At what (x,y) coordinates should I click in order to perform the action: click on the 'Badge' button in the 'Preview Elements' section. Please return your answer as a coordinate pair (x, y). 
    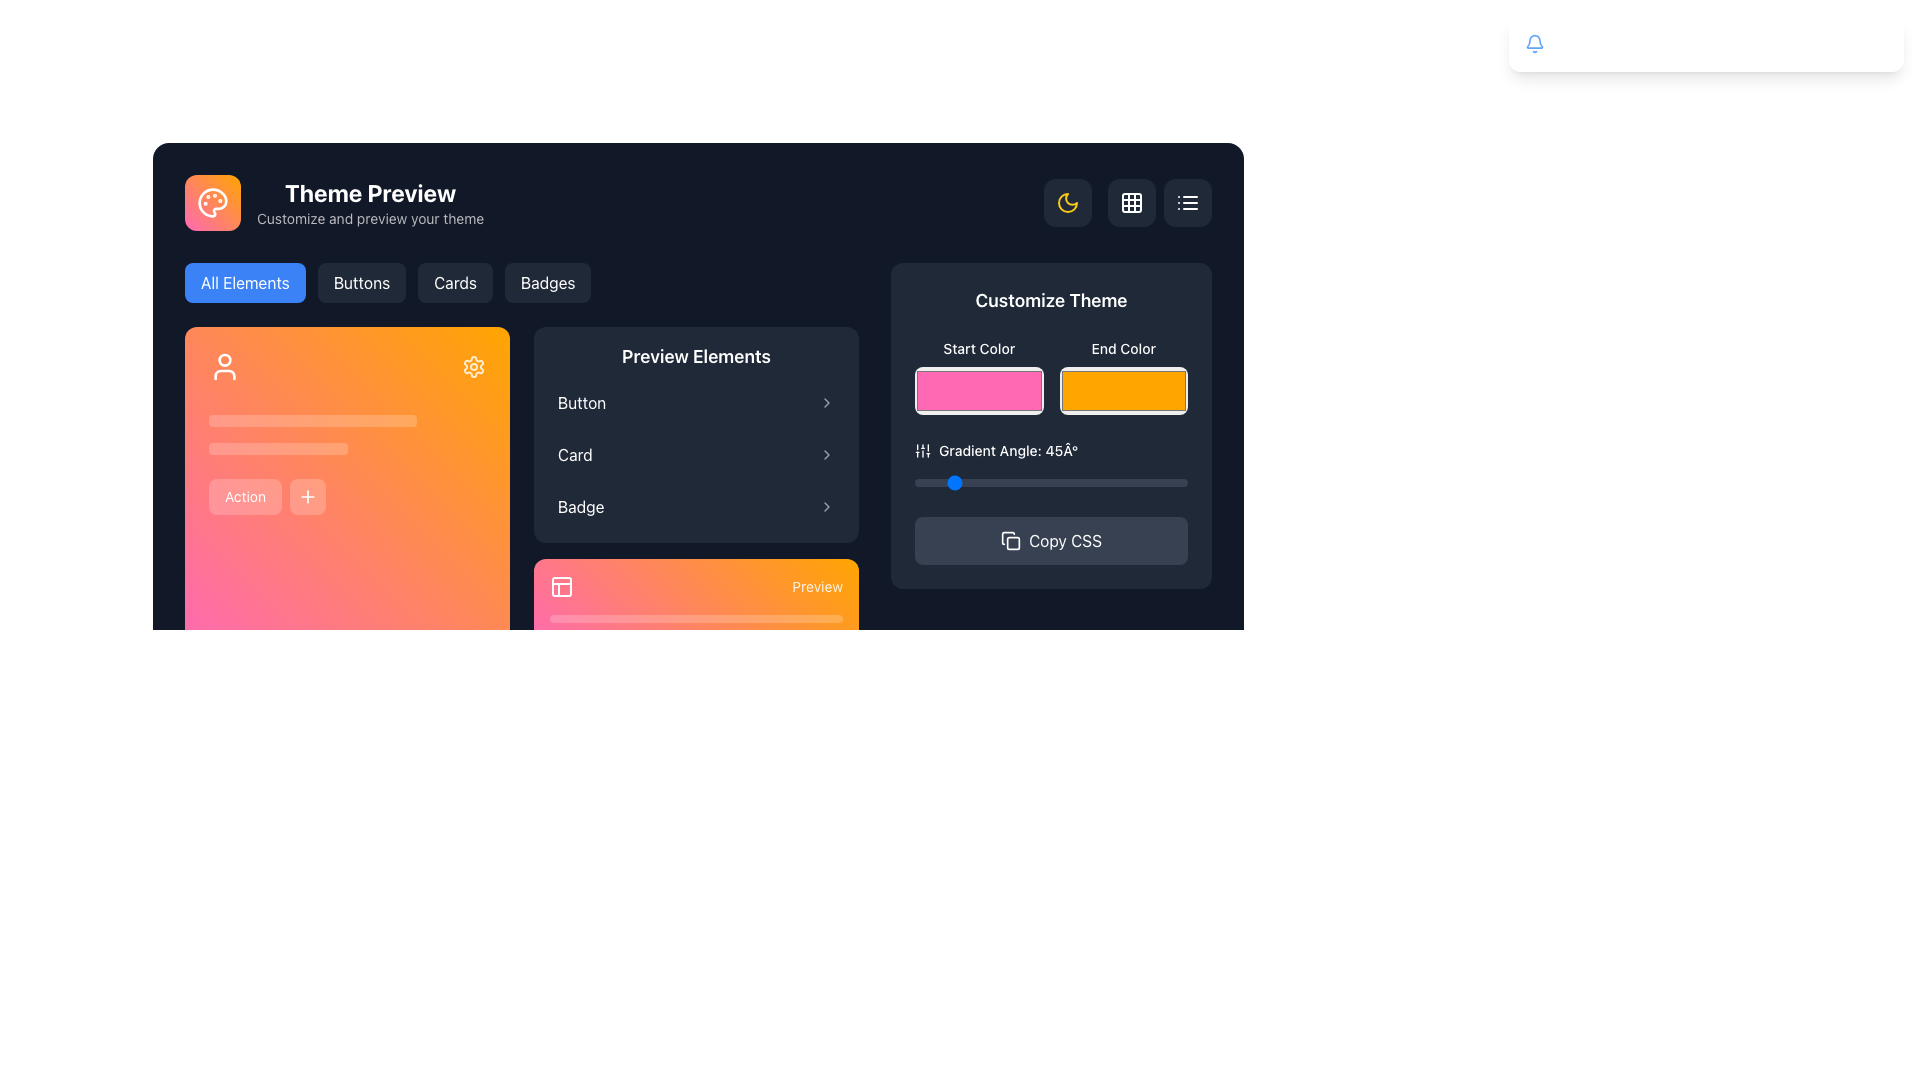
    Looking at the image, I should click on (696, 505).